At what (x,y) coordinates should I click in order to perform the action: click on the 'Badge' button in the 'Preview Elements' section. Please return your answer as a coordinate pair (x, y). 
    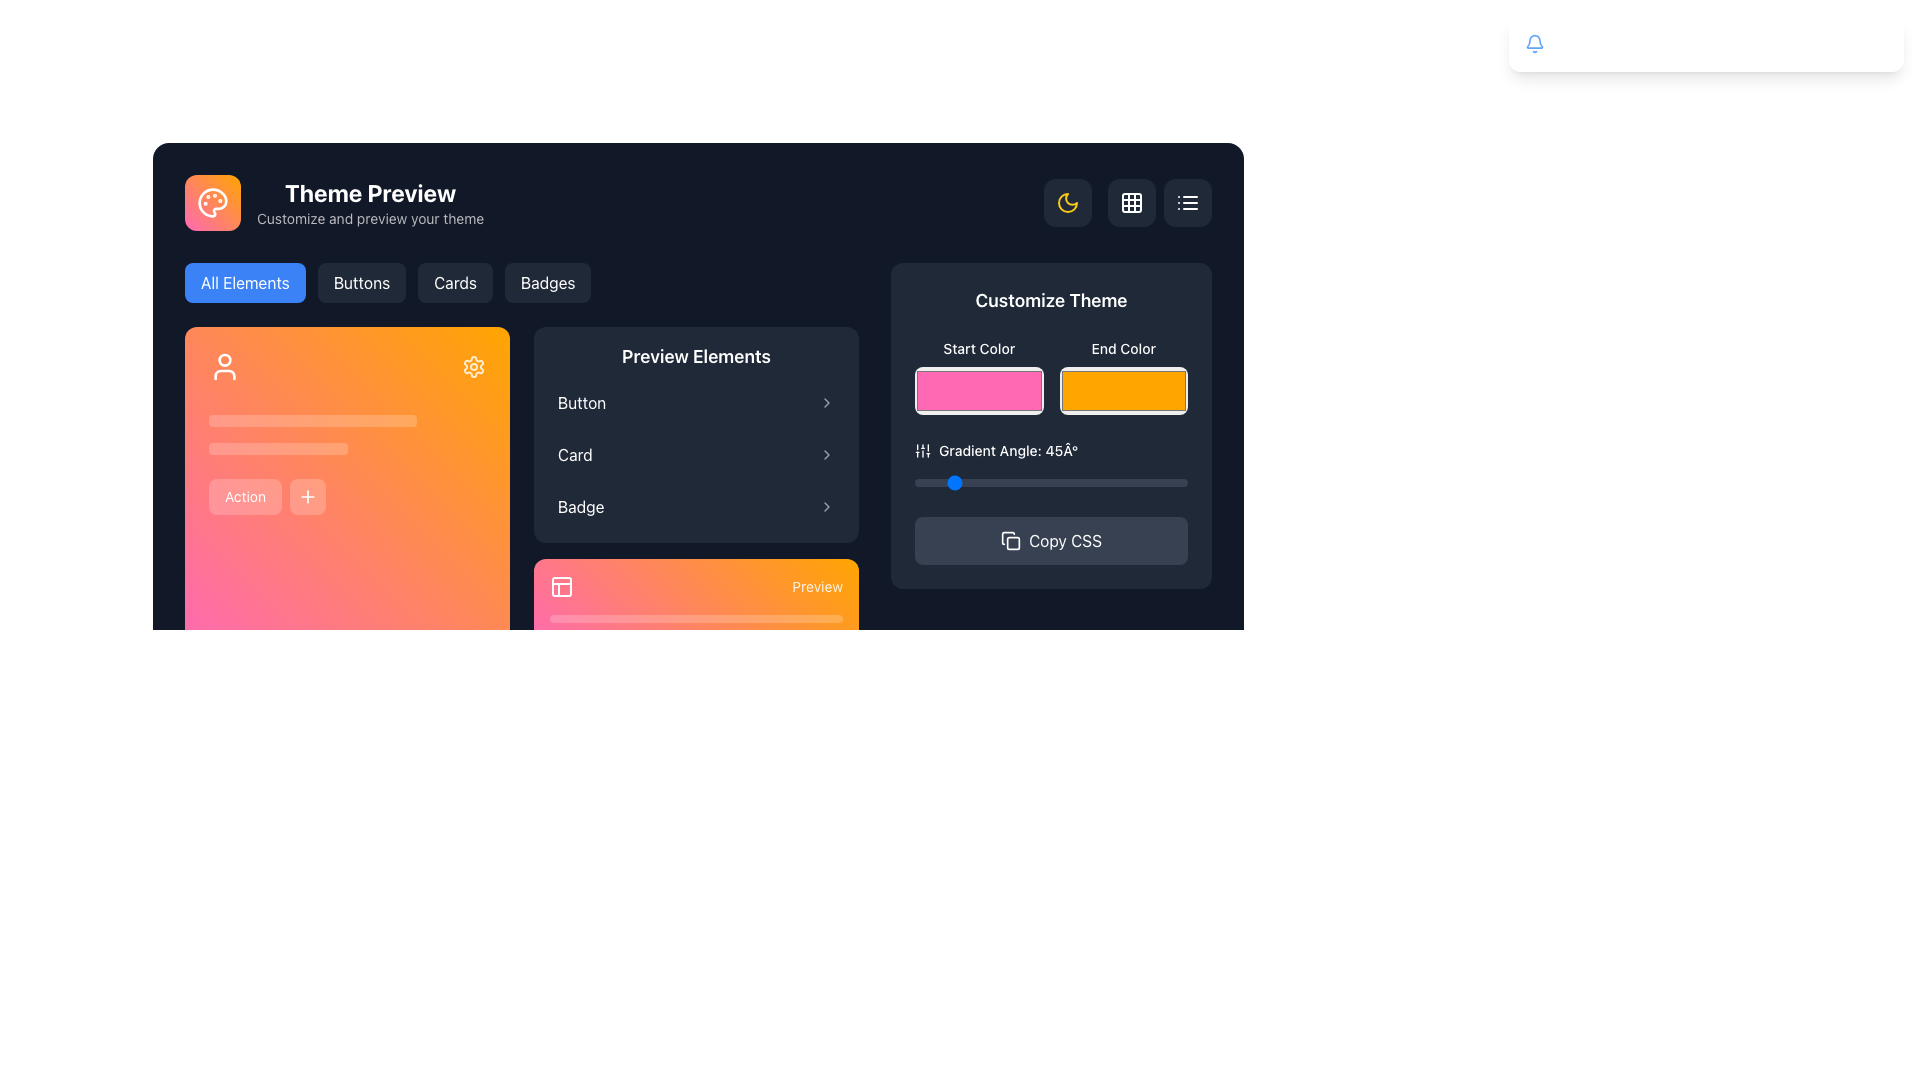
    Looking at the image, I should click on (696, 505).